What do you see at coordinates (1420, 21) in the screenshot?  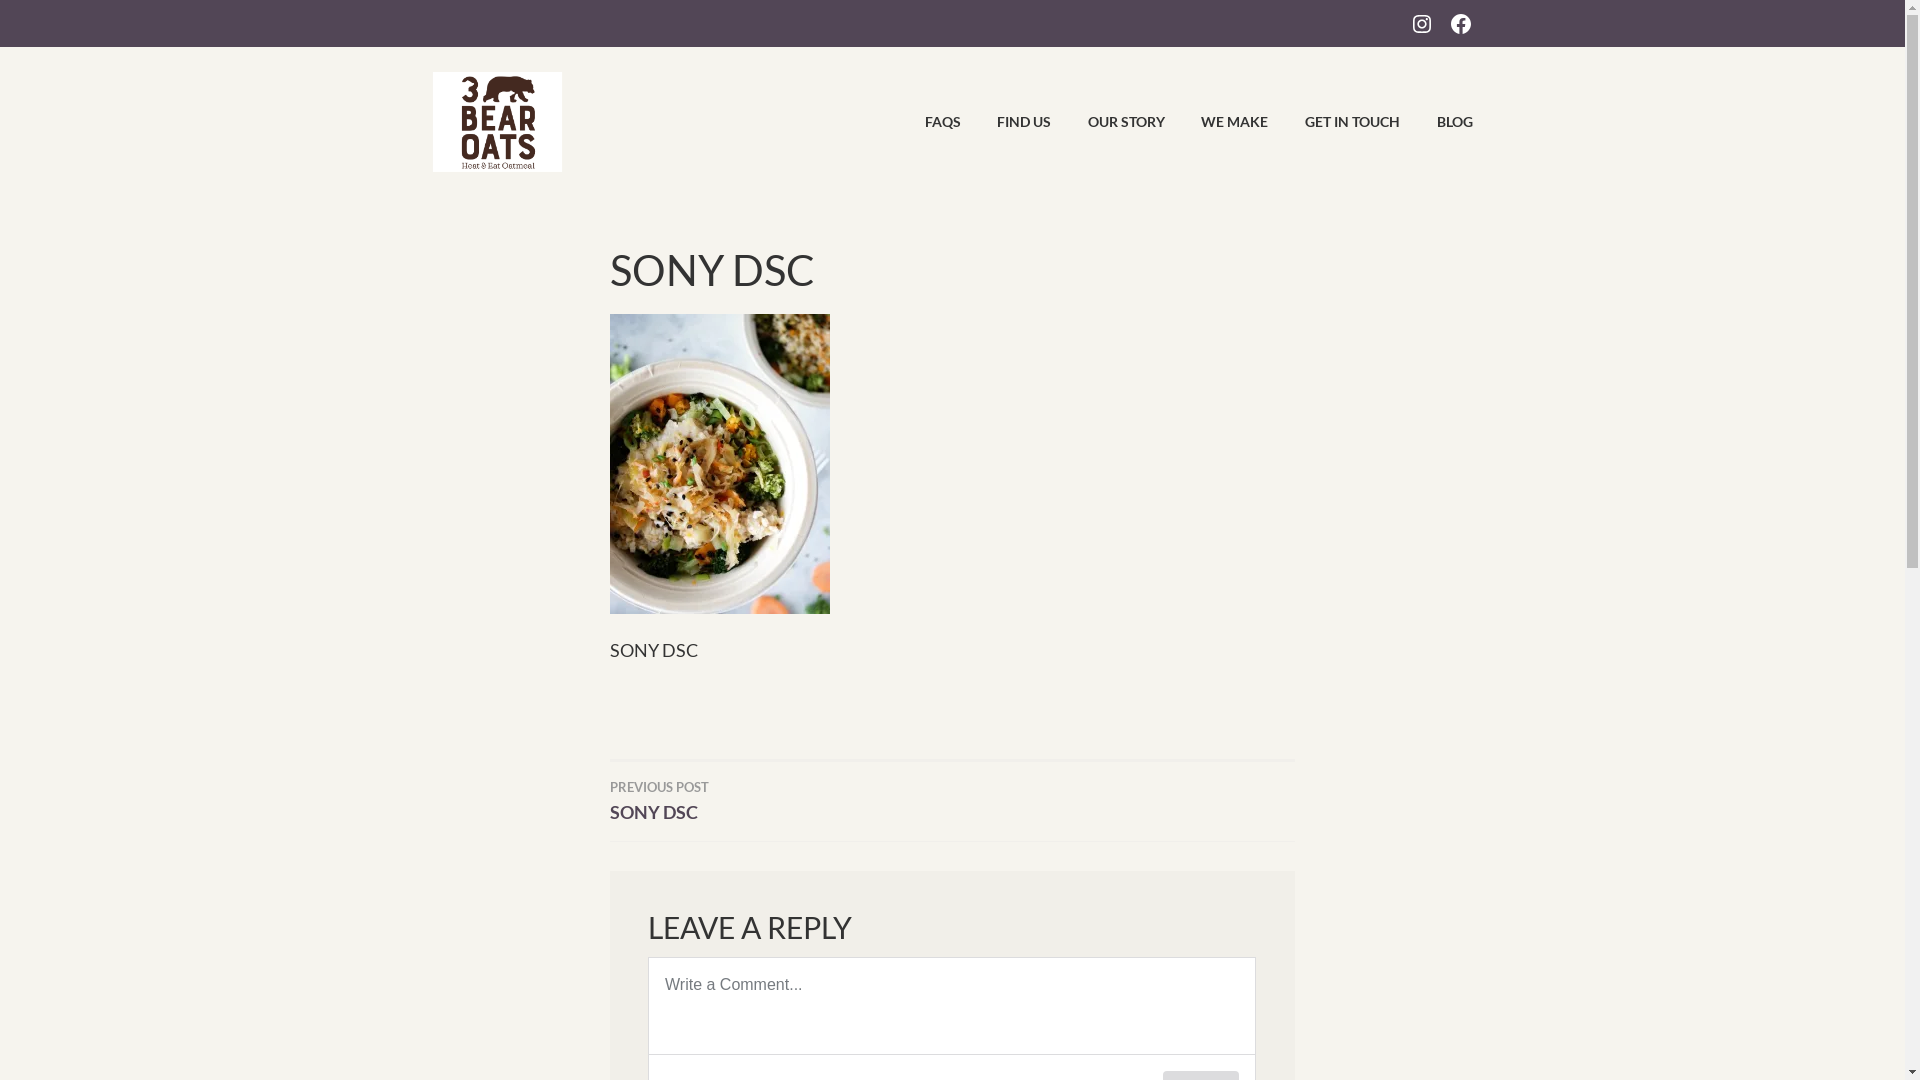 I see `'INSTAGRAM'` at bounding box center [1420, 21].